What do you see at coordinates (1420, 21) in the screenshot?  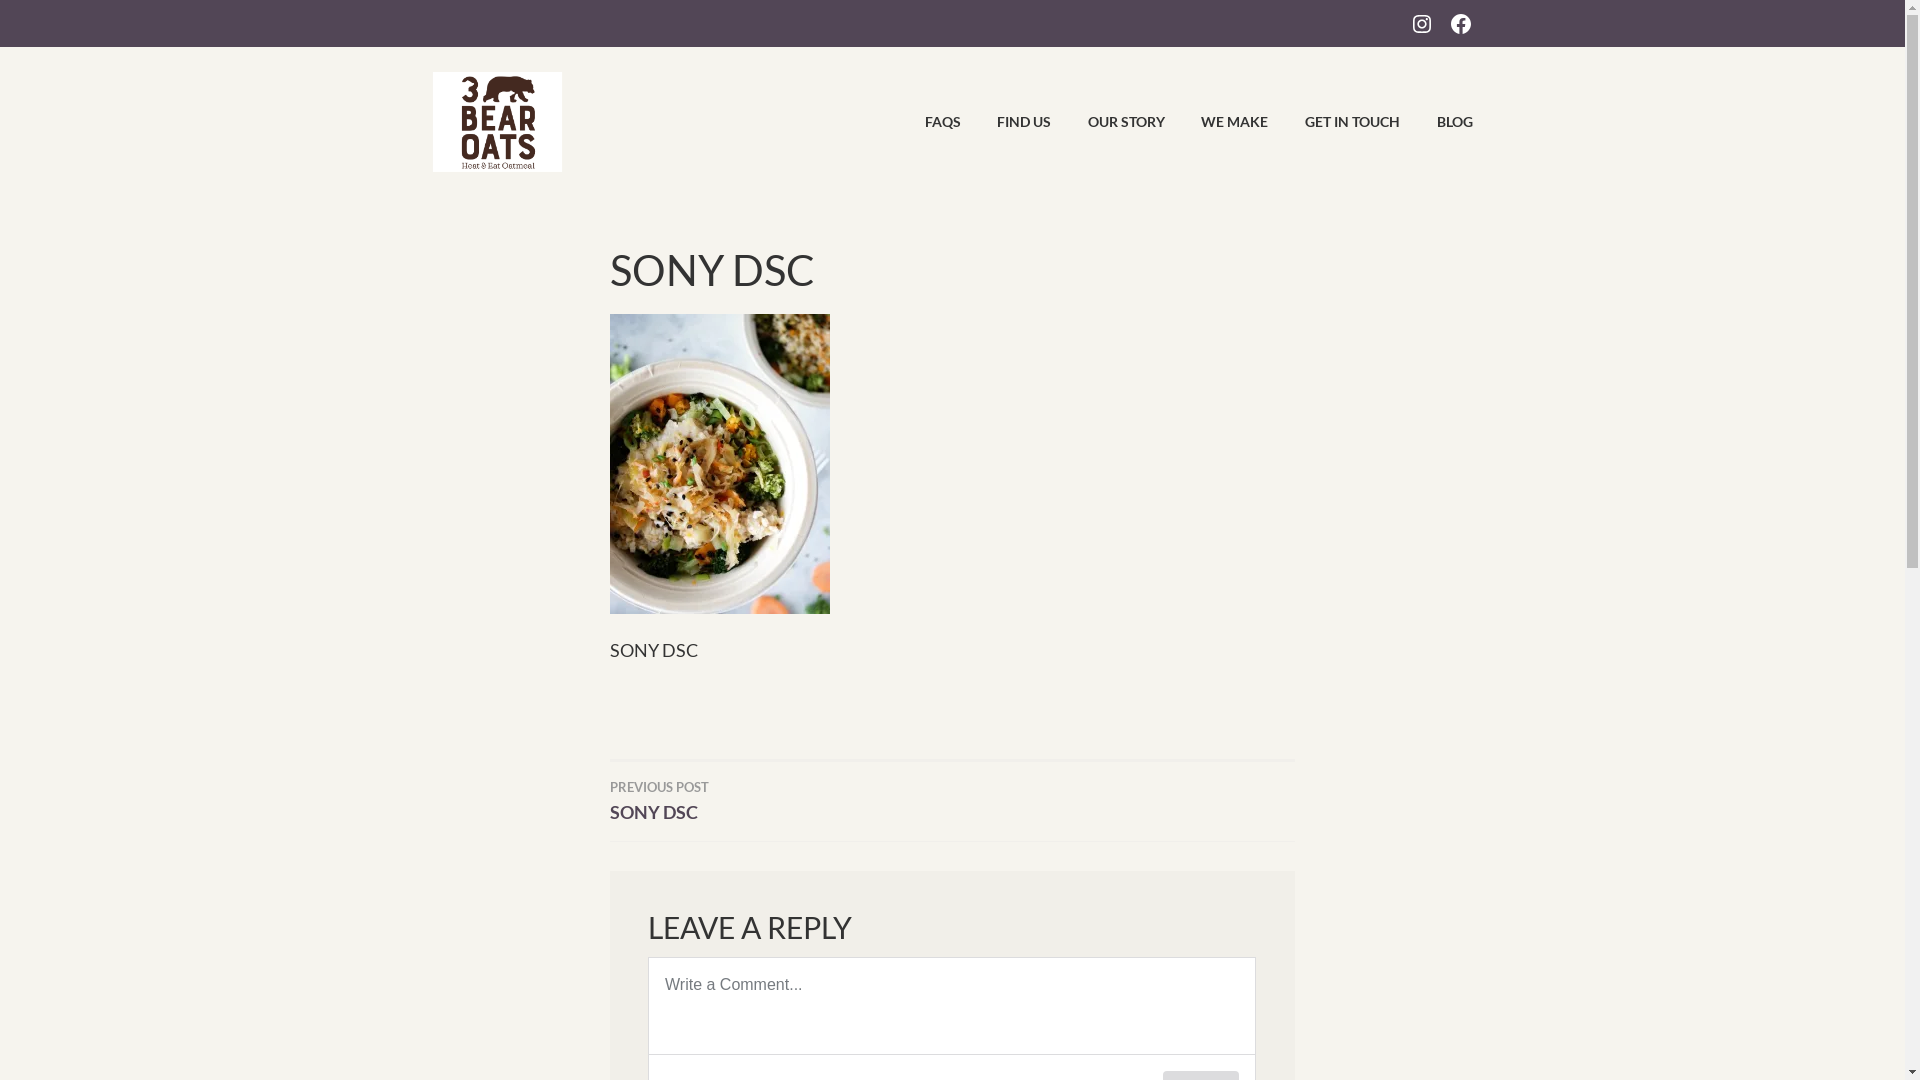 I see `'INSTAGRAM'` at bounding box center [1420, 21].